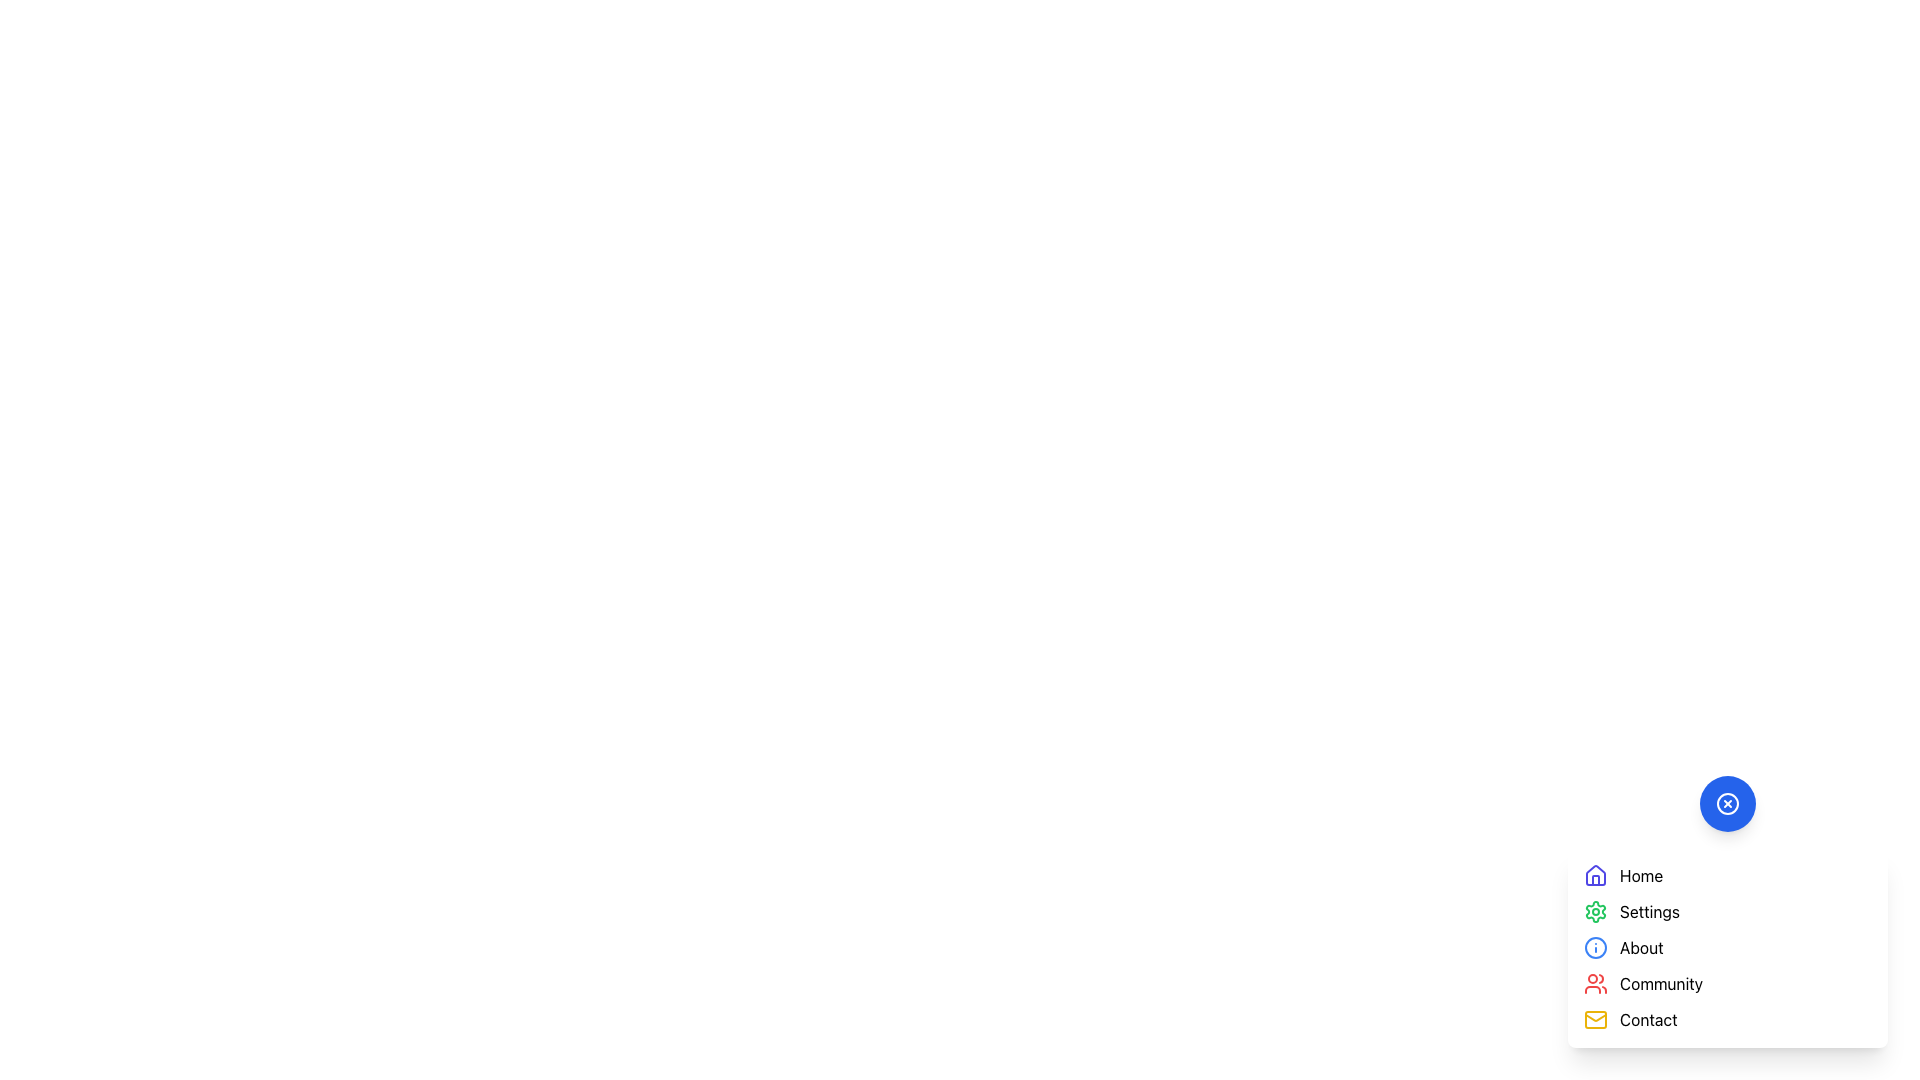  Describe the element at coordinates (1641, 874) in the screenshot. I see `the 'Home' text label displayed in black font, which is positioned to the right of a house icon in a horizontal menu arrangement` at that location.